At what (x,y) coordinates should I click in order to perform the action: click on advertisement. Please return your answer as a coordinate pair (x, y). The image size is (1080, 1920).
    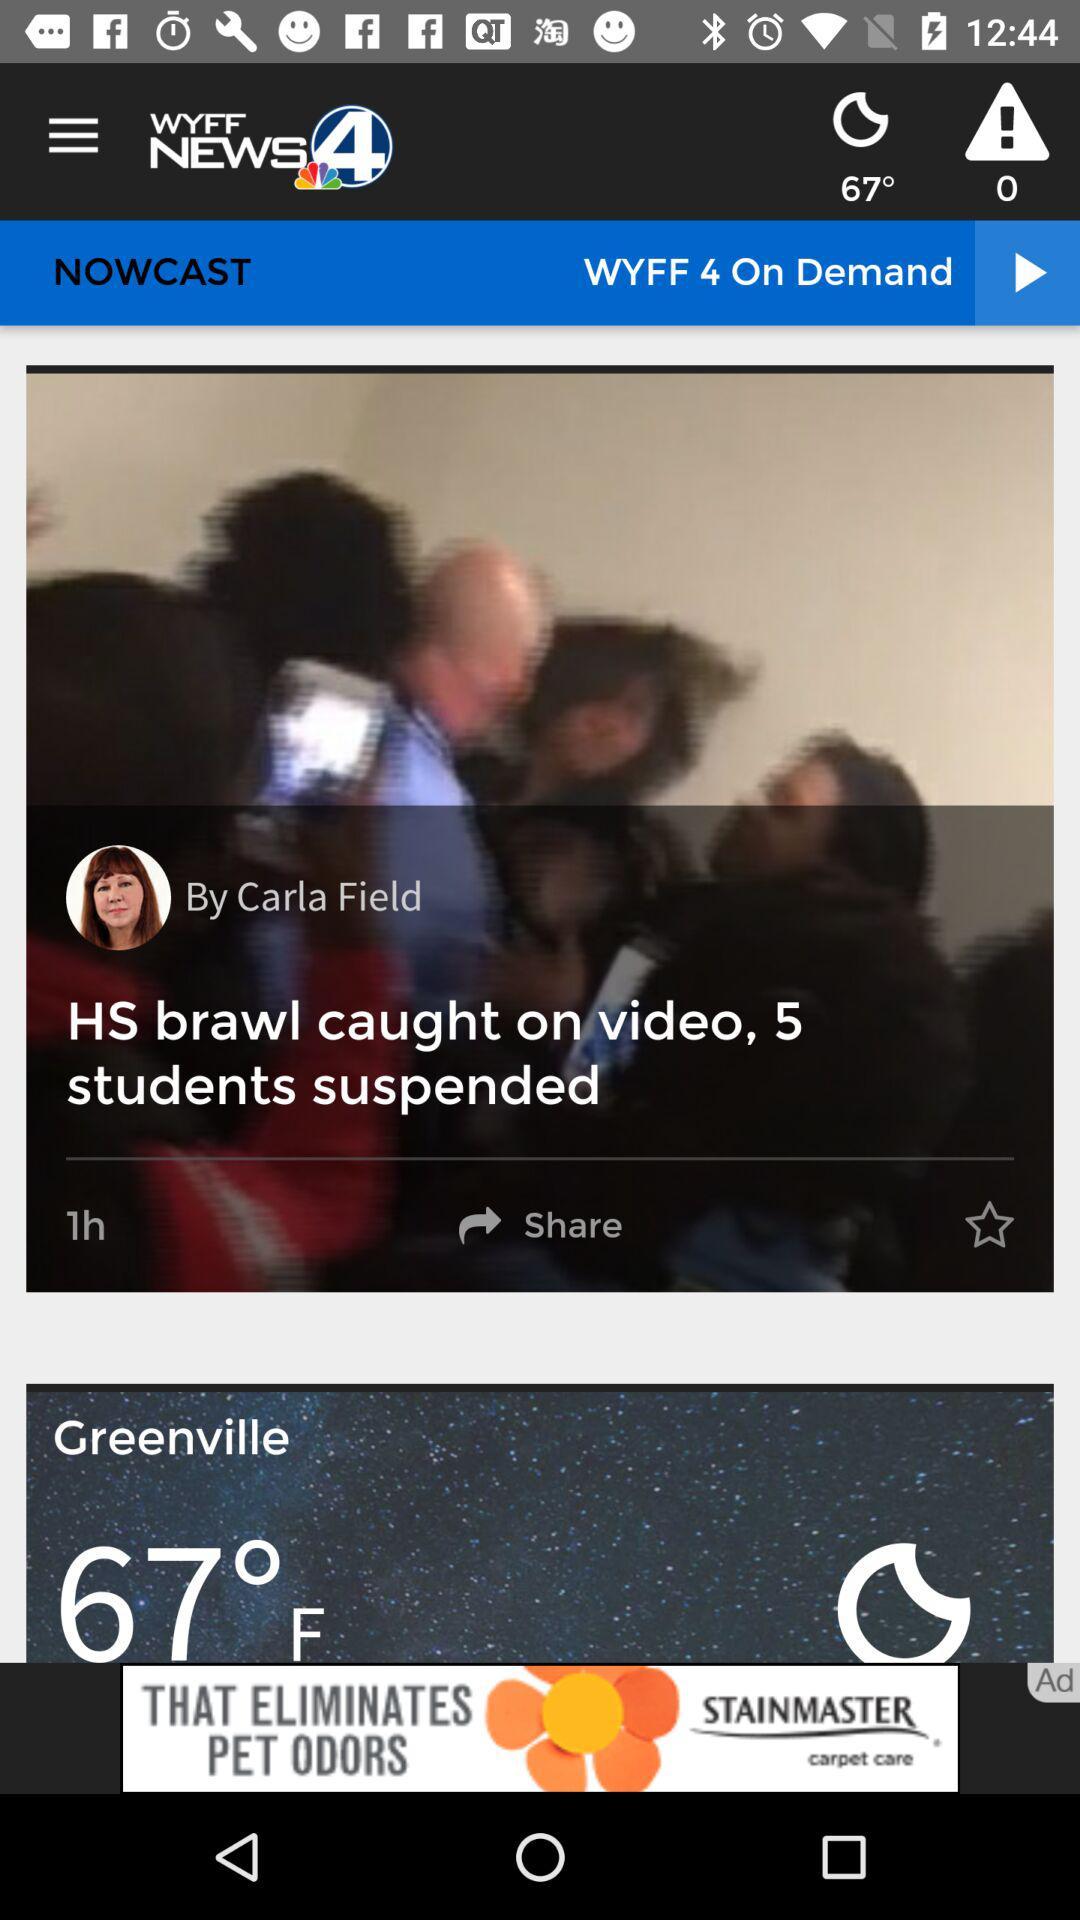
    Looking at the image, I should click on (540, 1727).